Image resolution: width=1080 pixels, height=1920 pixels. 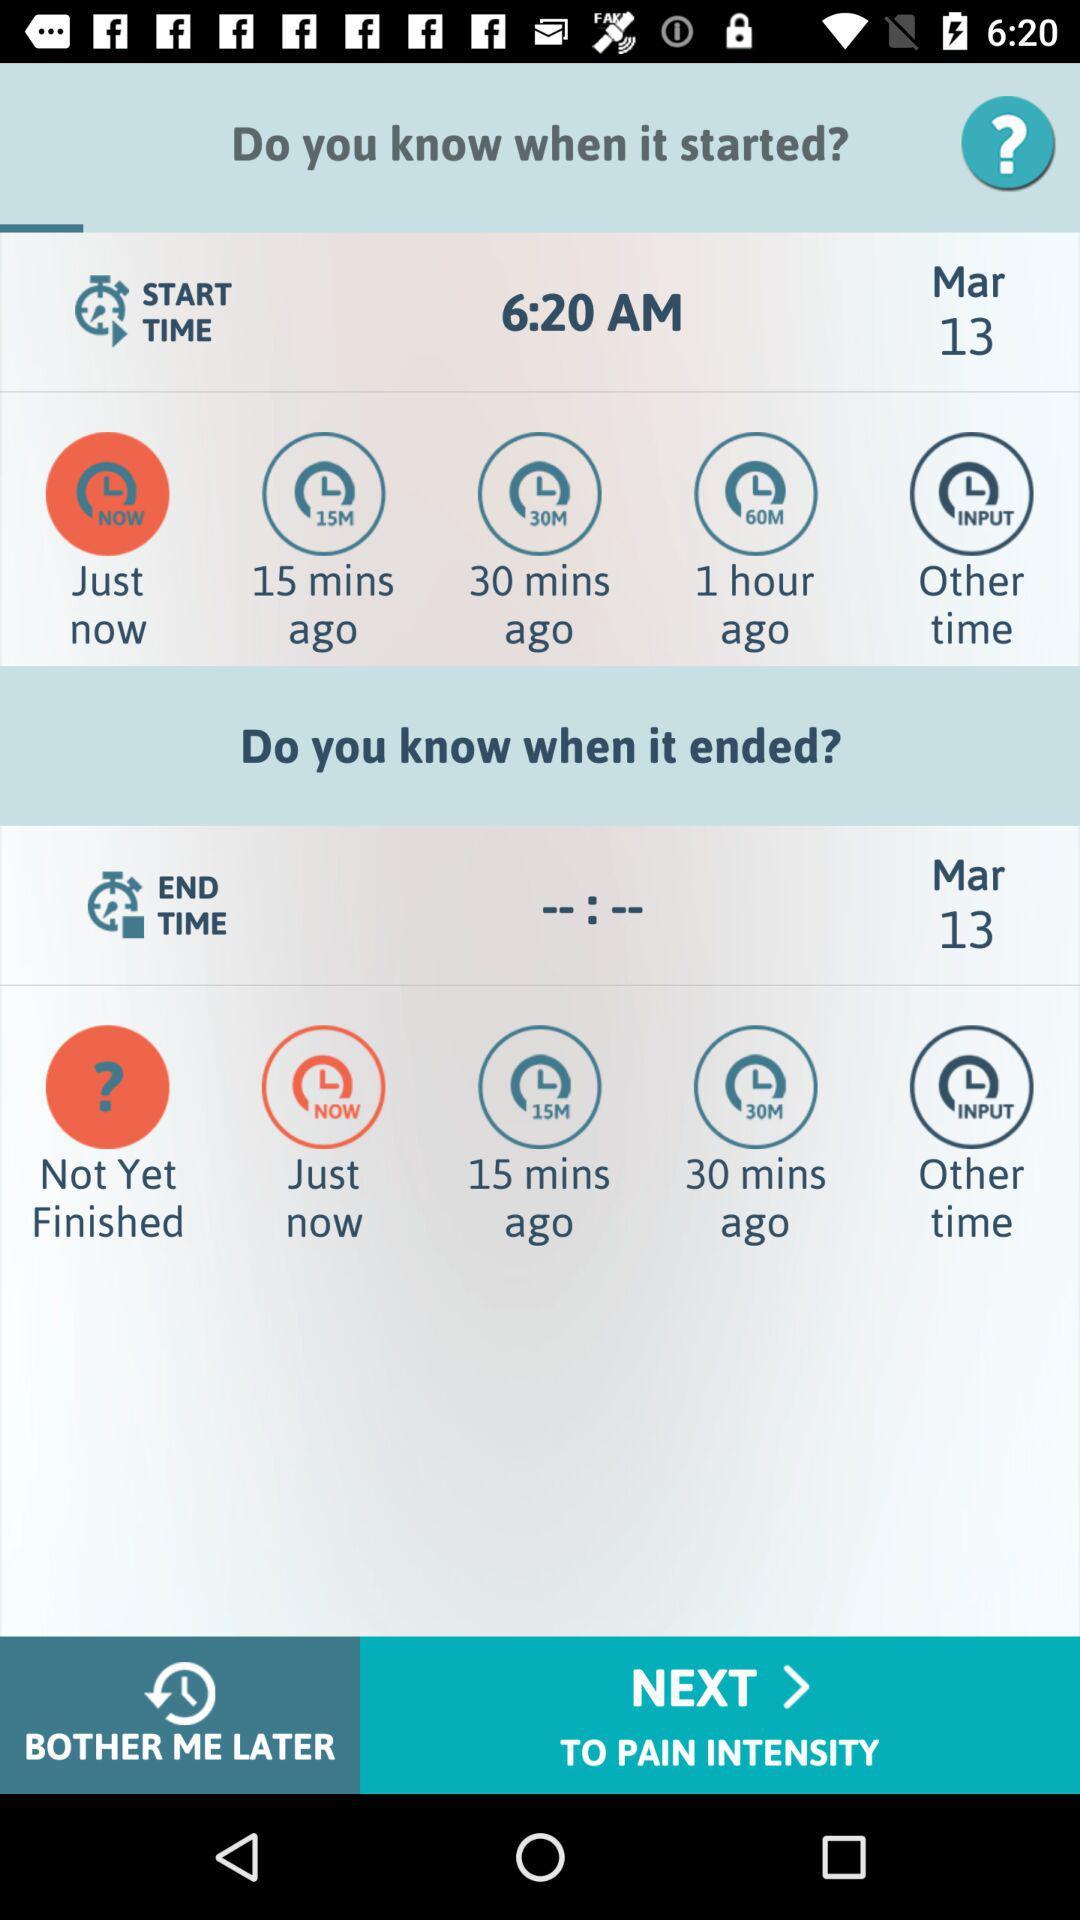 I want to click on the time icon, so click(x=756, y=493).